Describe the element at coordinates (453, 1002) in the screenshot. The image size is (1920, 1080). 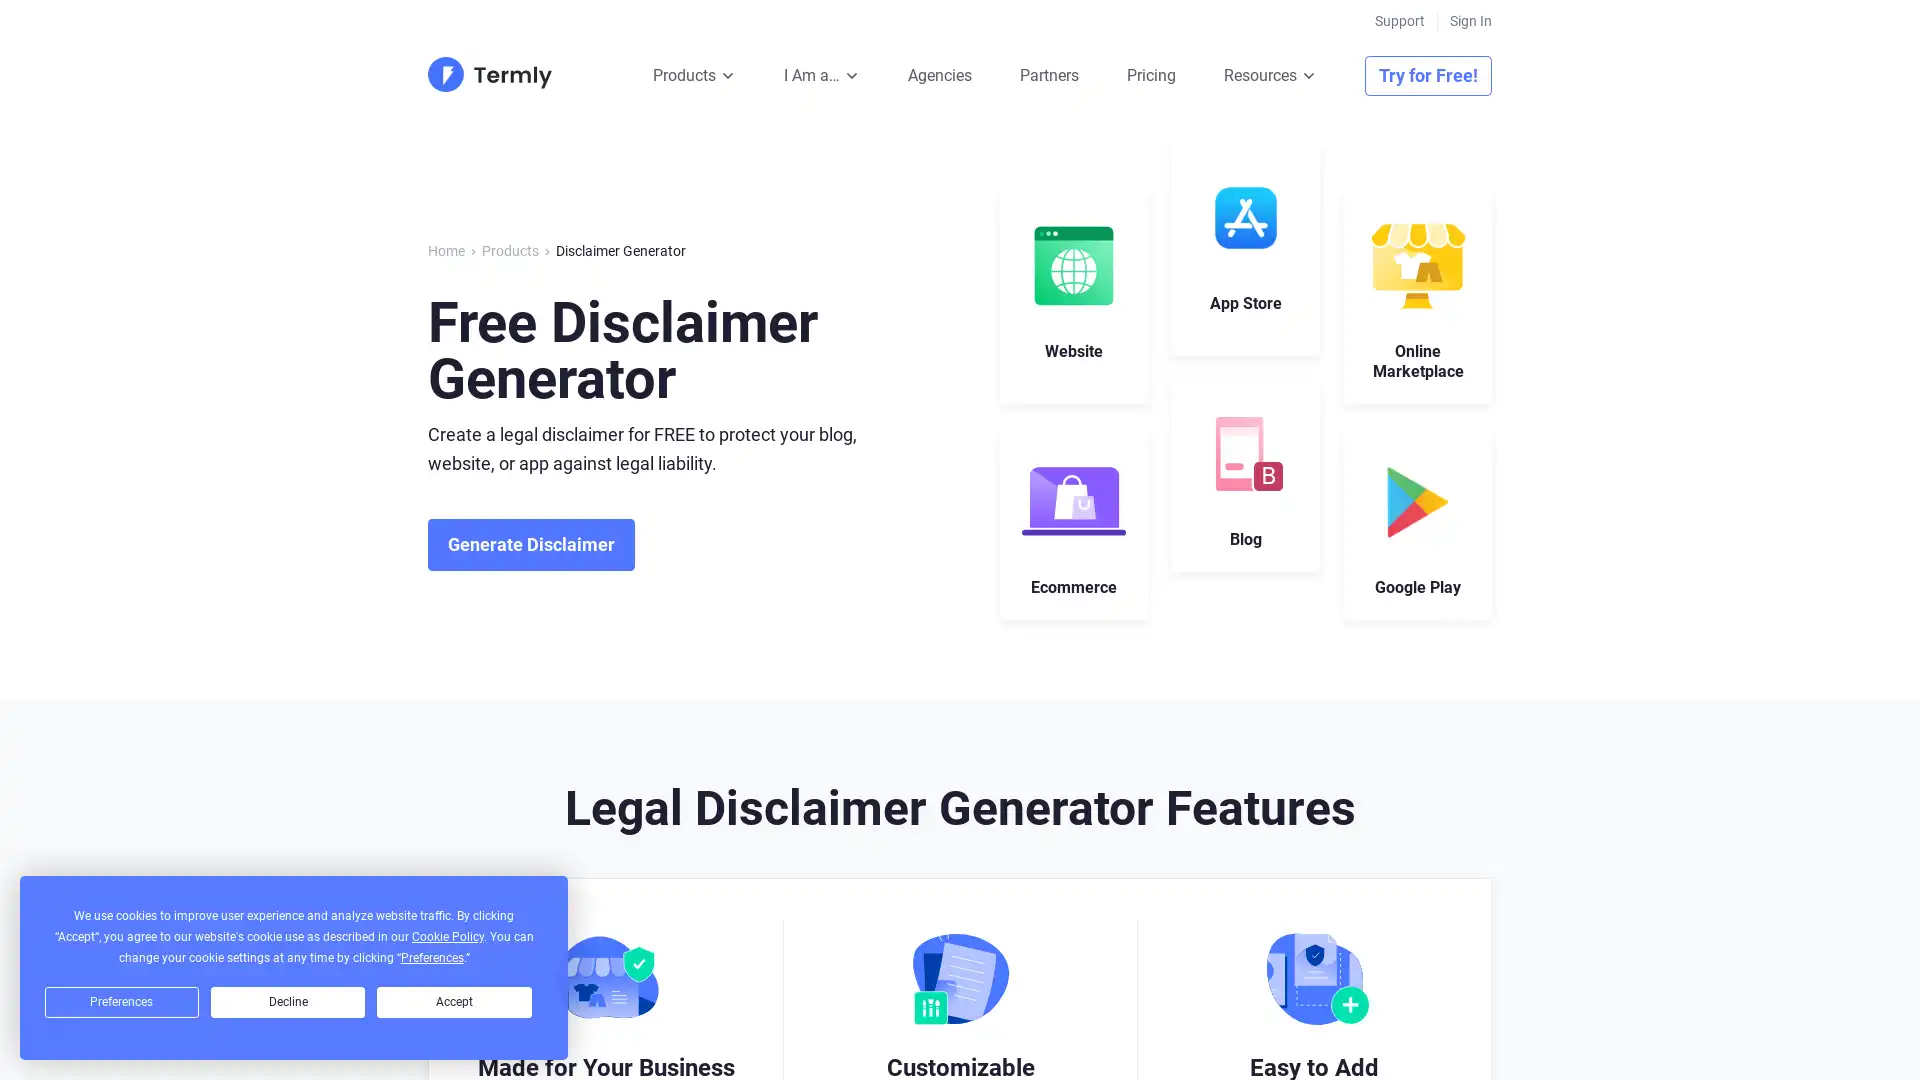
I see `Accept` at that location.